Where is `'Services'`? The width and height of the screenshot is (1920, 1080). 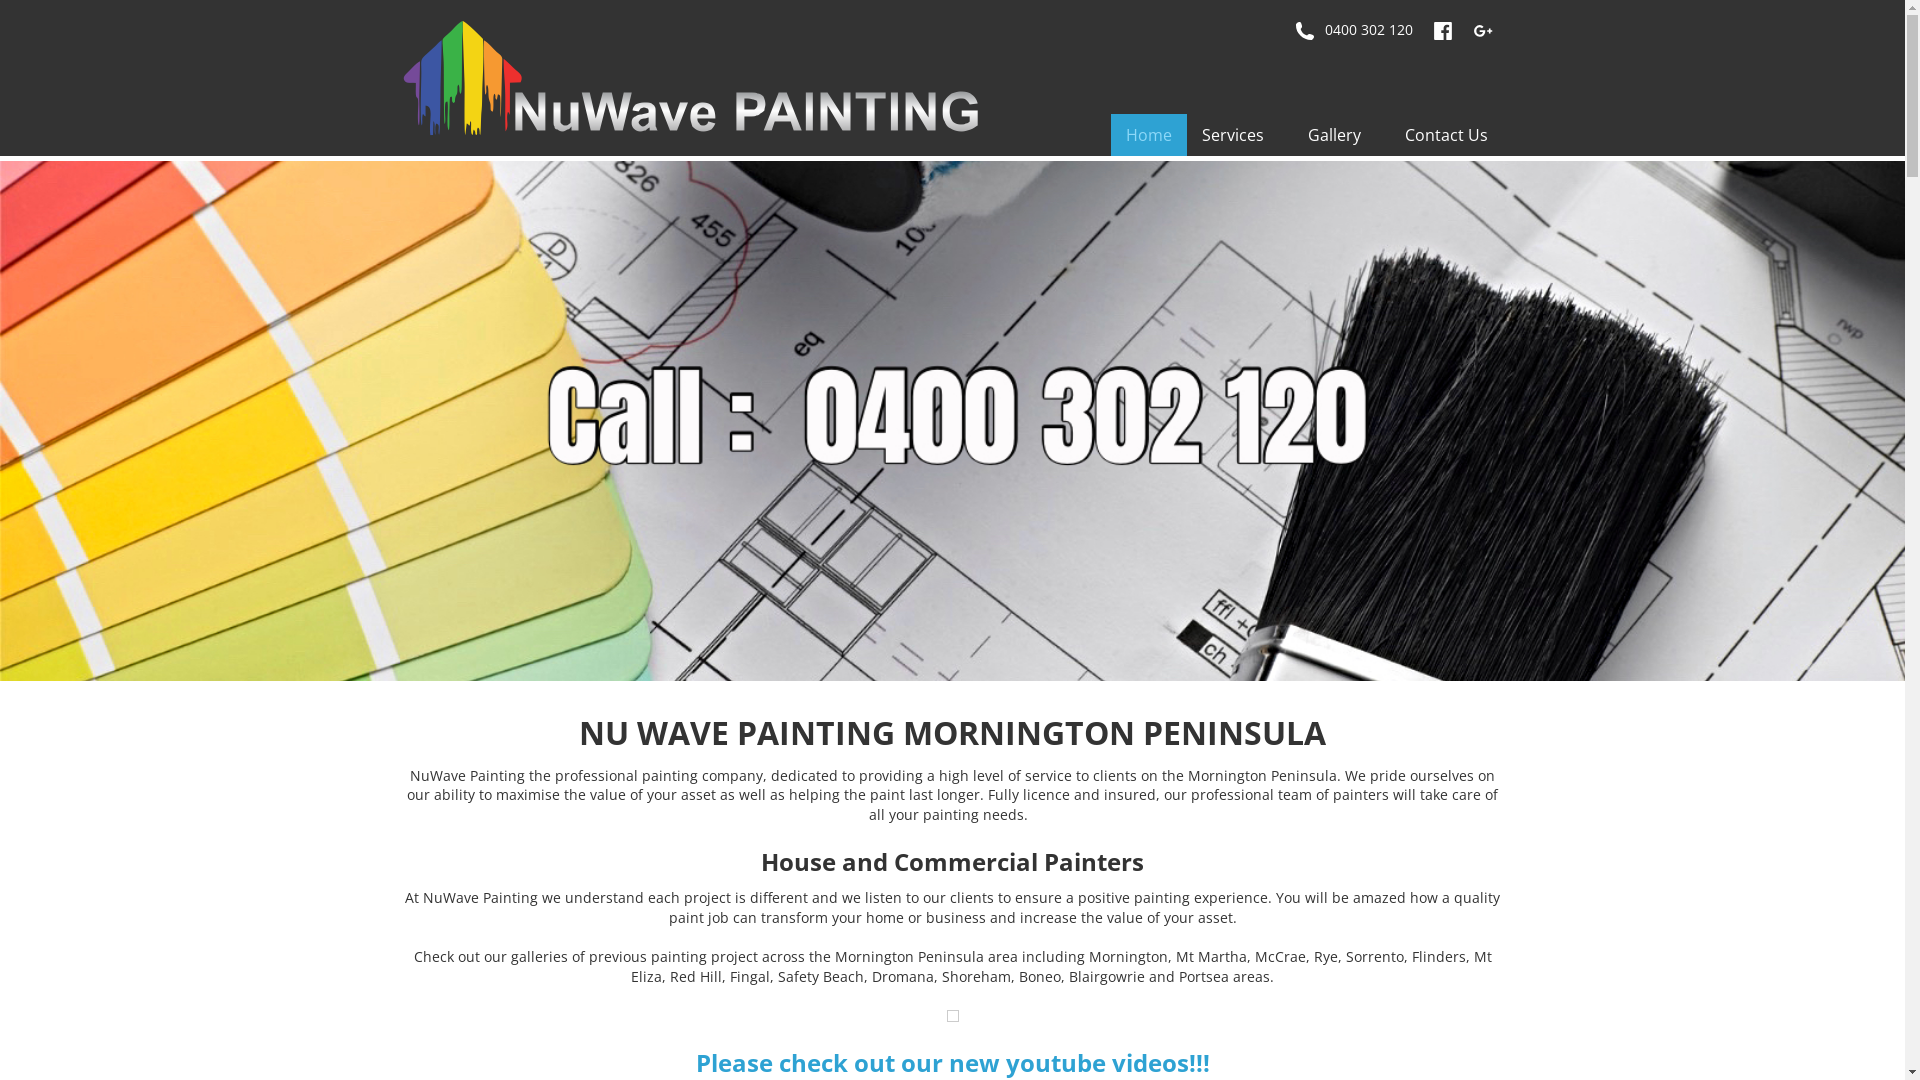
'Services' is located at coordinates (1237, 135).